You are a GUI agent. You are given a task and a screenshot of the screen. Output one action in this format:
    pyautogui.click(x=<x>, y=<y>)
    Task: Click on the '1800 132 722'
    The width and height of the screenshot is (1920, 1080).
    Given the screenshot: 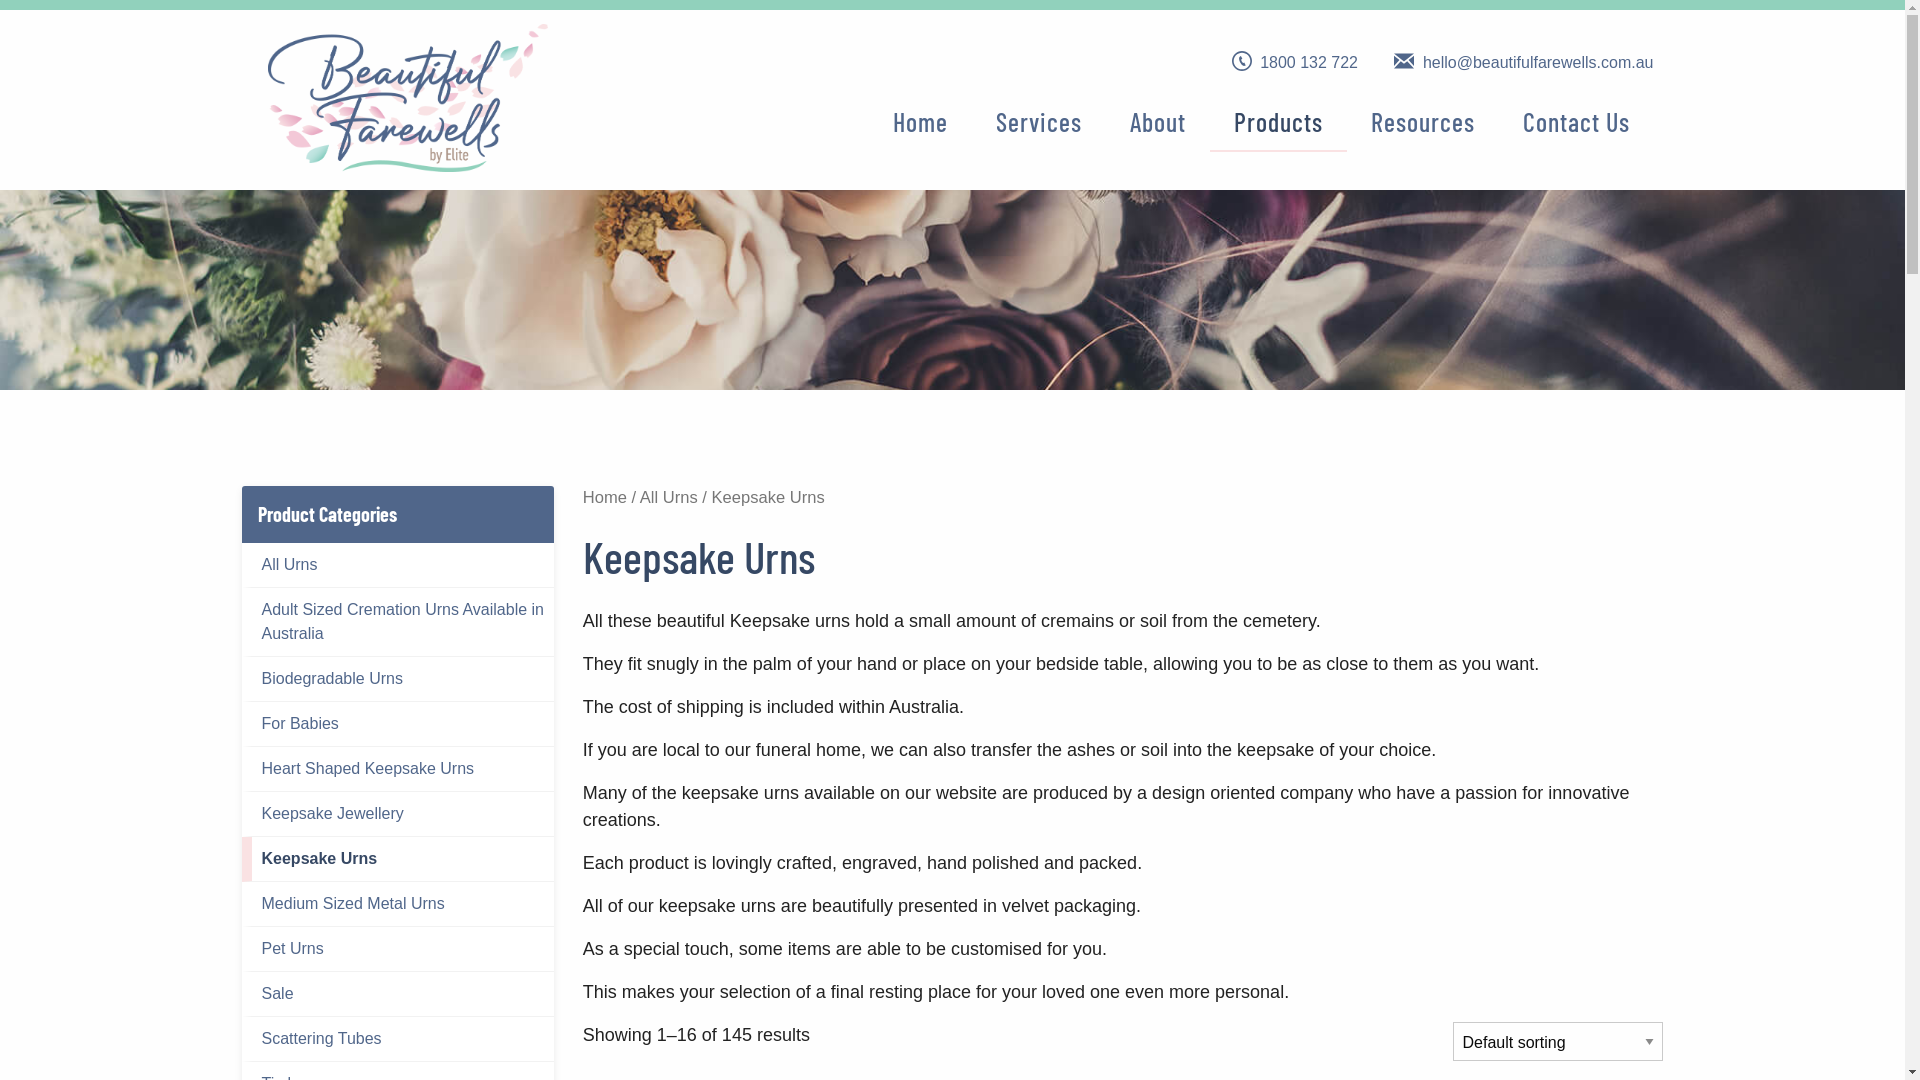 What is the action you would take?
    pyautogui.click(x=1297, y=61)
    